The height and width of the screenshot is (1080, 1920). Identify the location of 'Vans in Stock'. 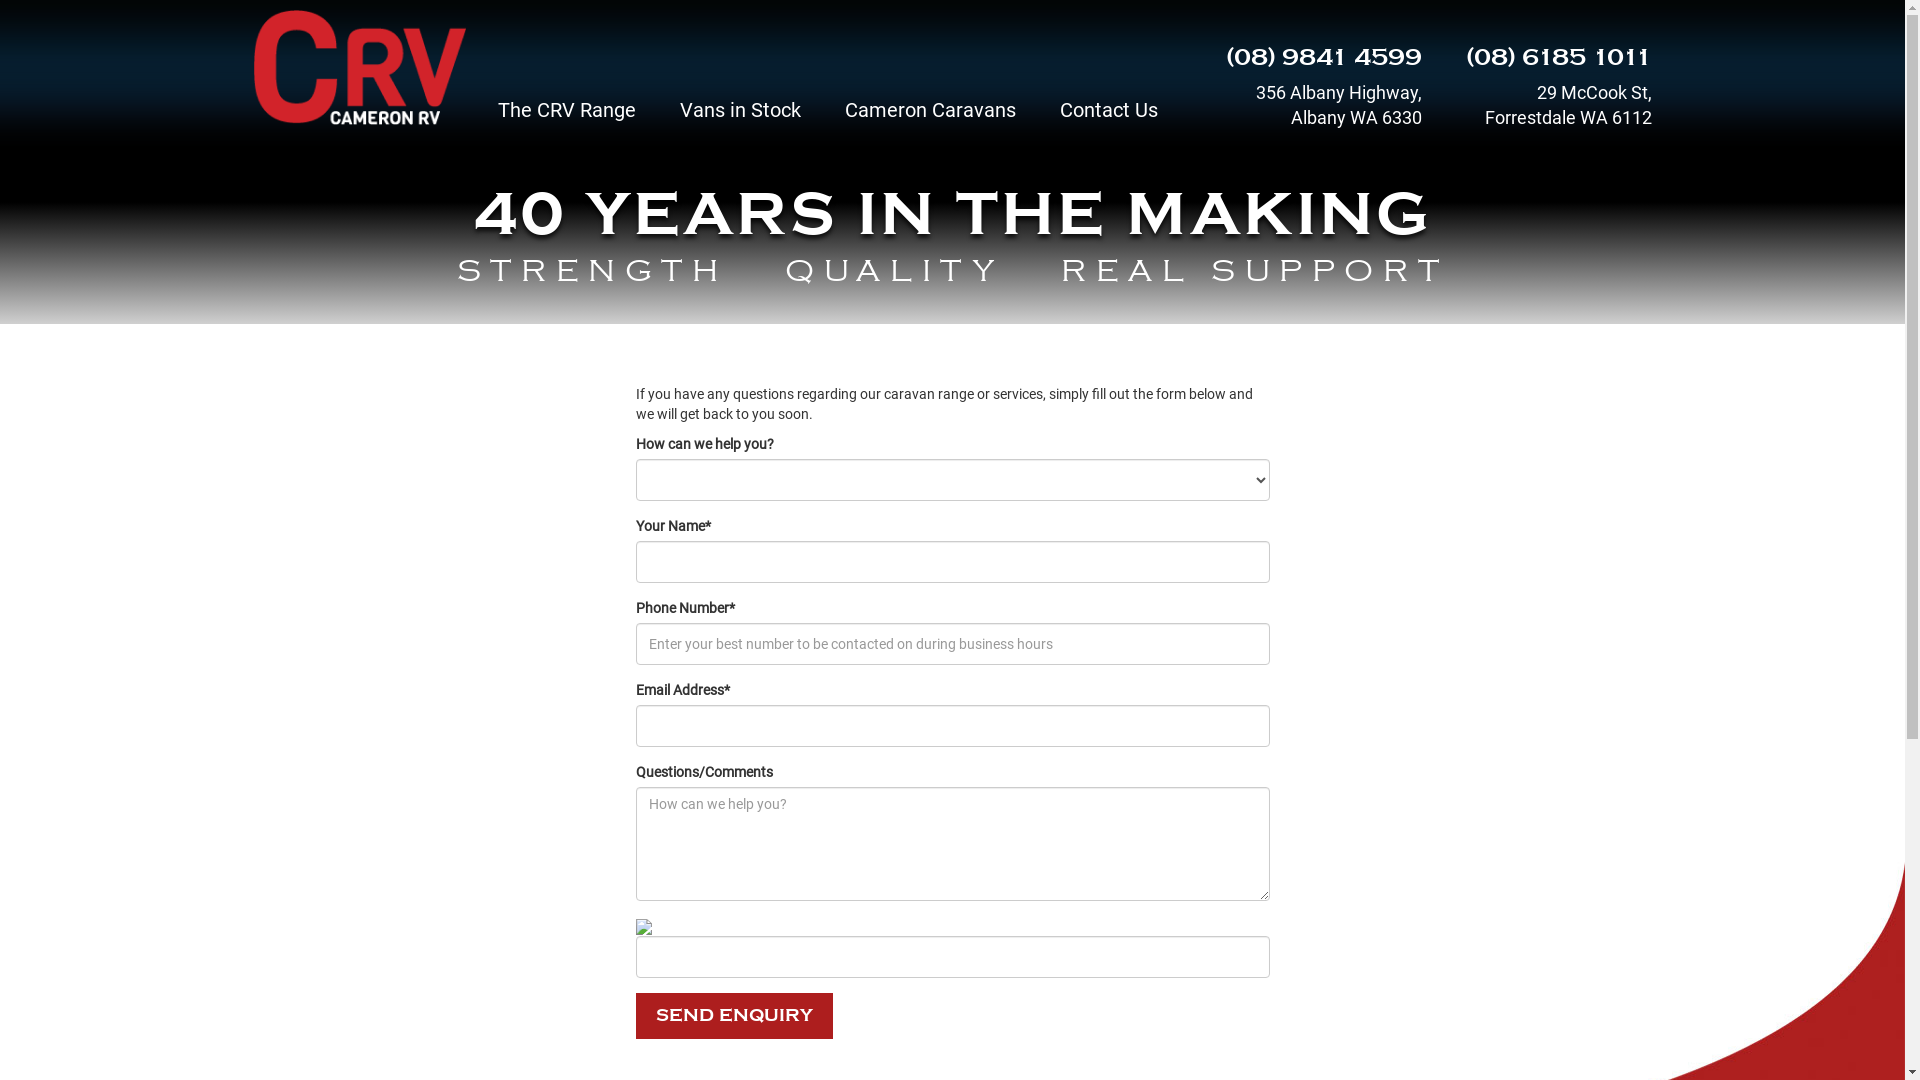
(657, 119).